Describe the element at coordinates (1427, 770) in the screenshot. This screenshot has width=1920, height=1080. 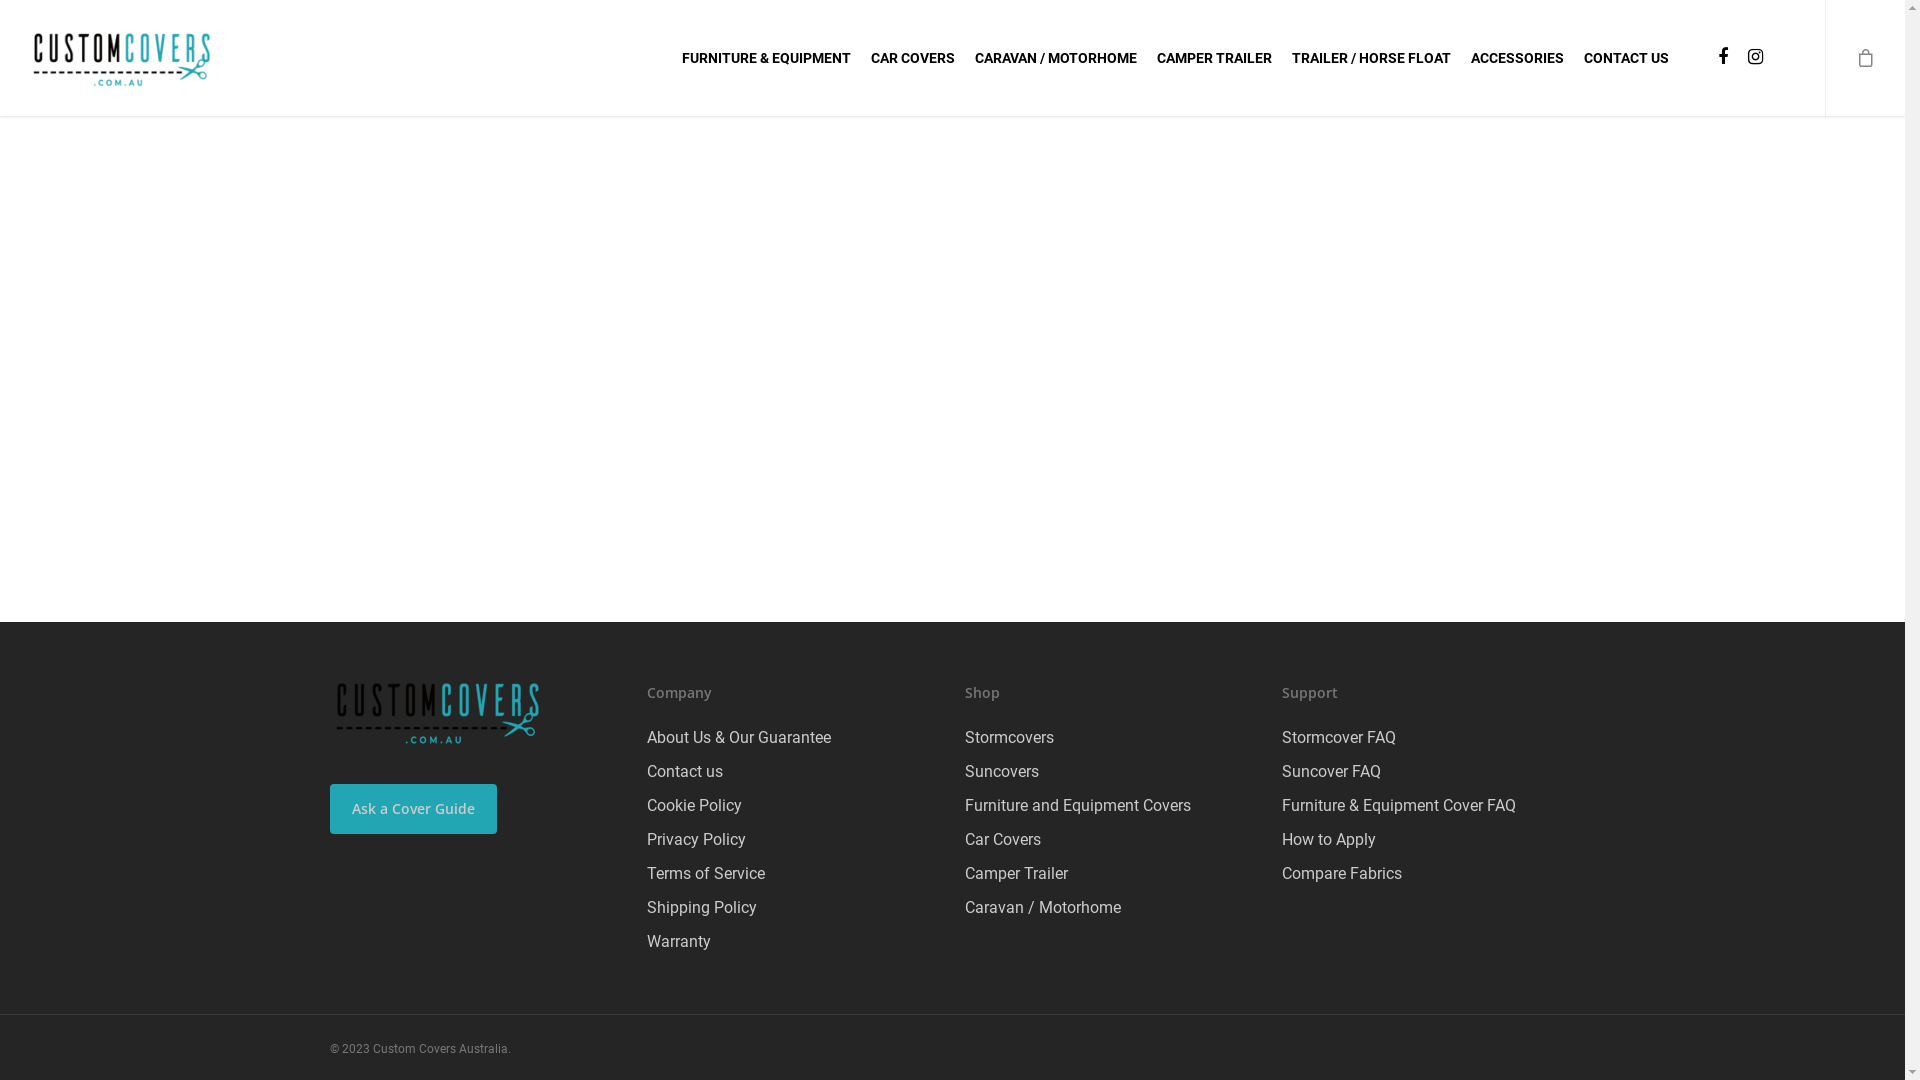
I see `'Suncover FAQ'` at that location.